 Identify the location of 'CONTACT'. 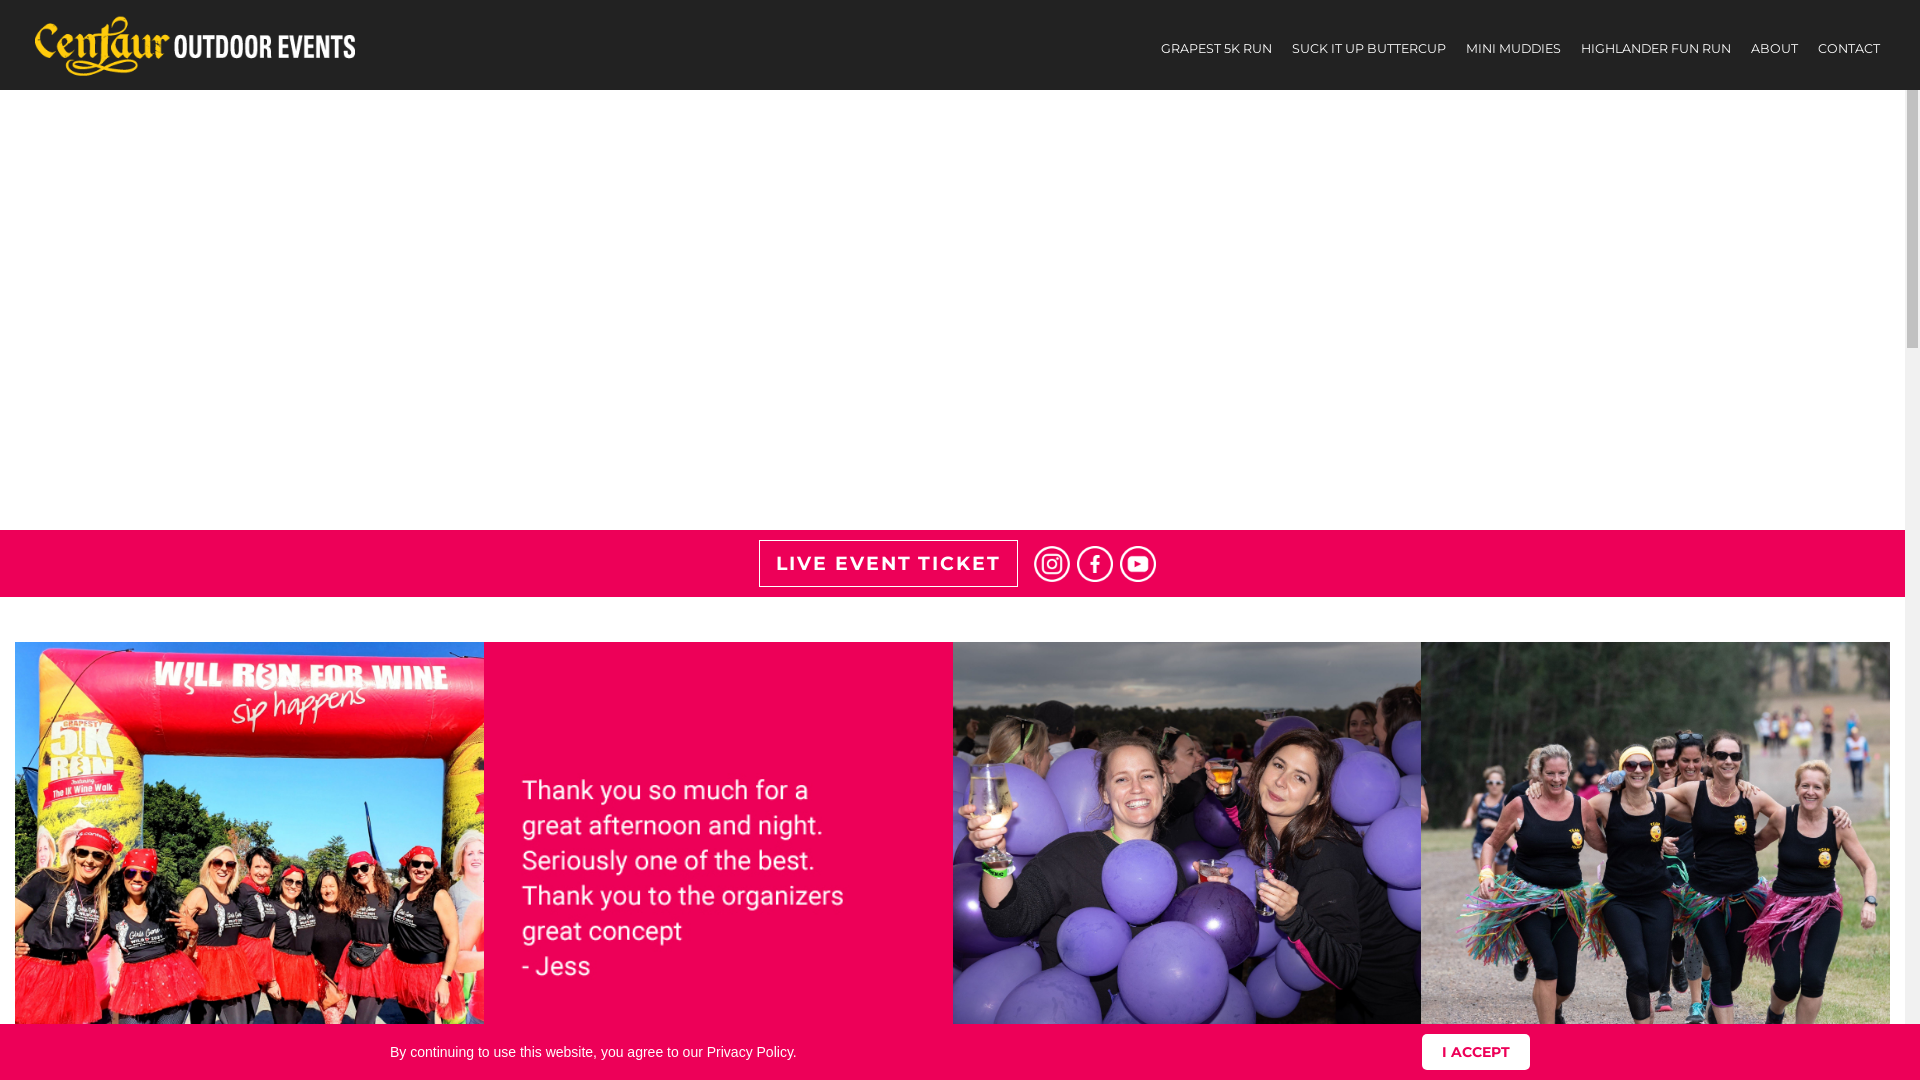
(1847, 48).